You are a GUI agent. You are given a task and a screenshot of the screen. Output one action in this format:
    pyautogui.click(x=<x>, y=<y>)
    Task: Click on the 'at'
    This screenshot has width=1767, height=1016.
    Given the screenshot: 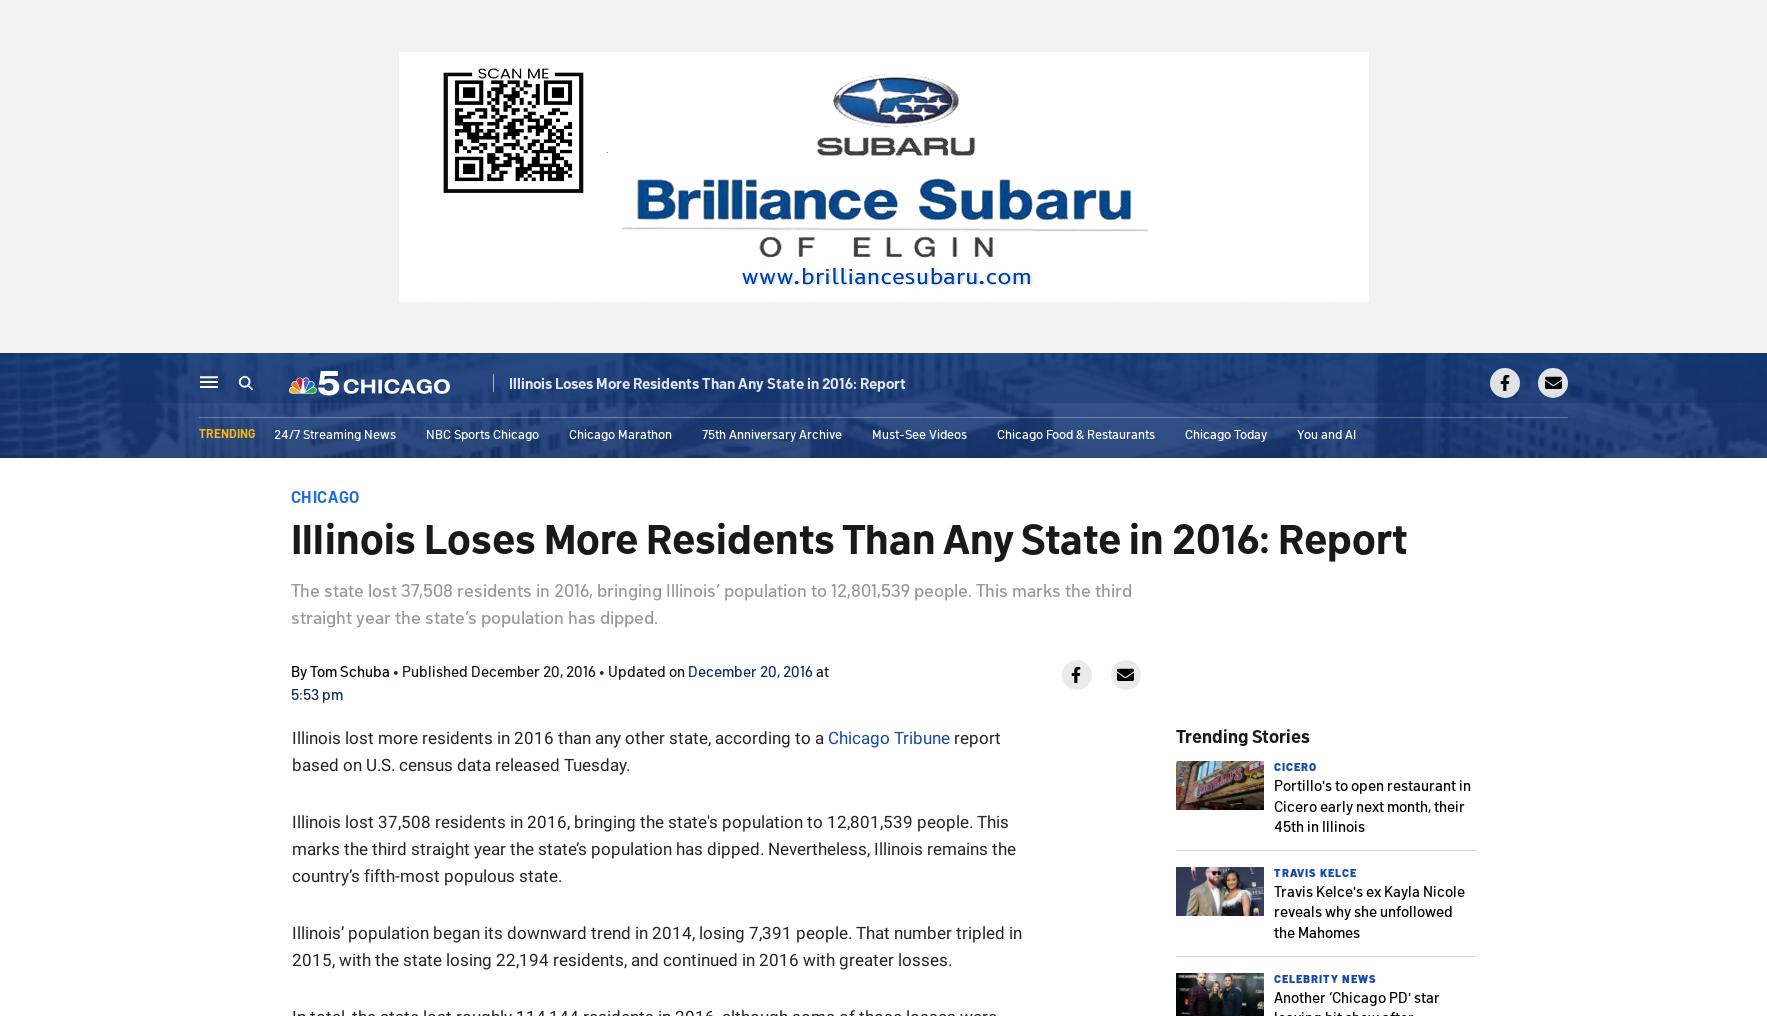 What is the action you would take?
    pyautogui.click(x=819, y=669)
    